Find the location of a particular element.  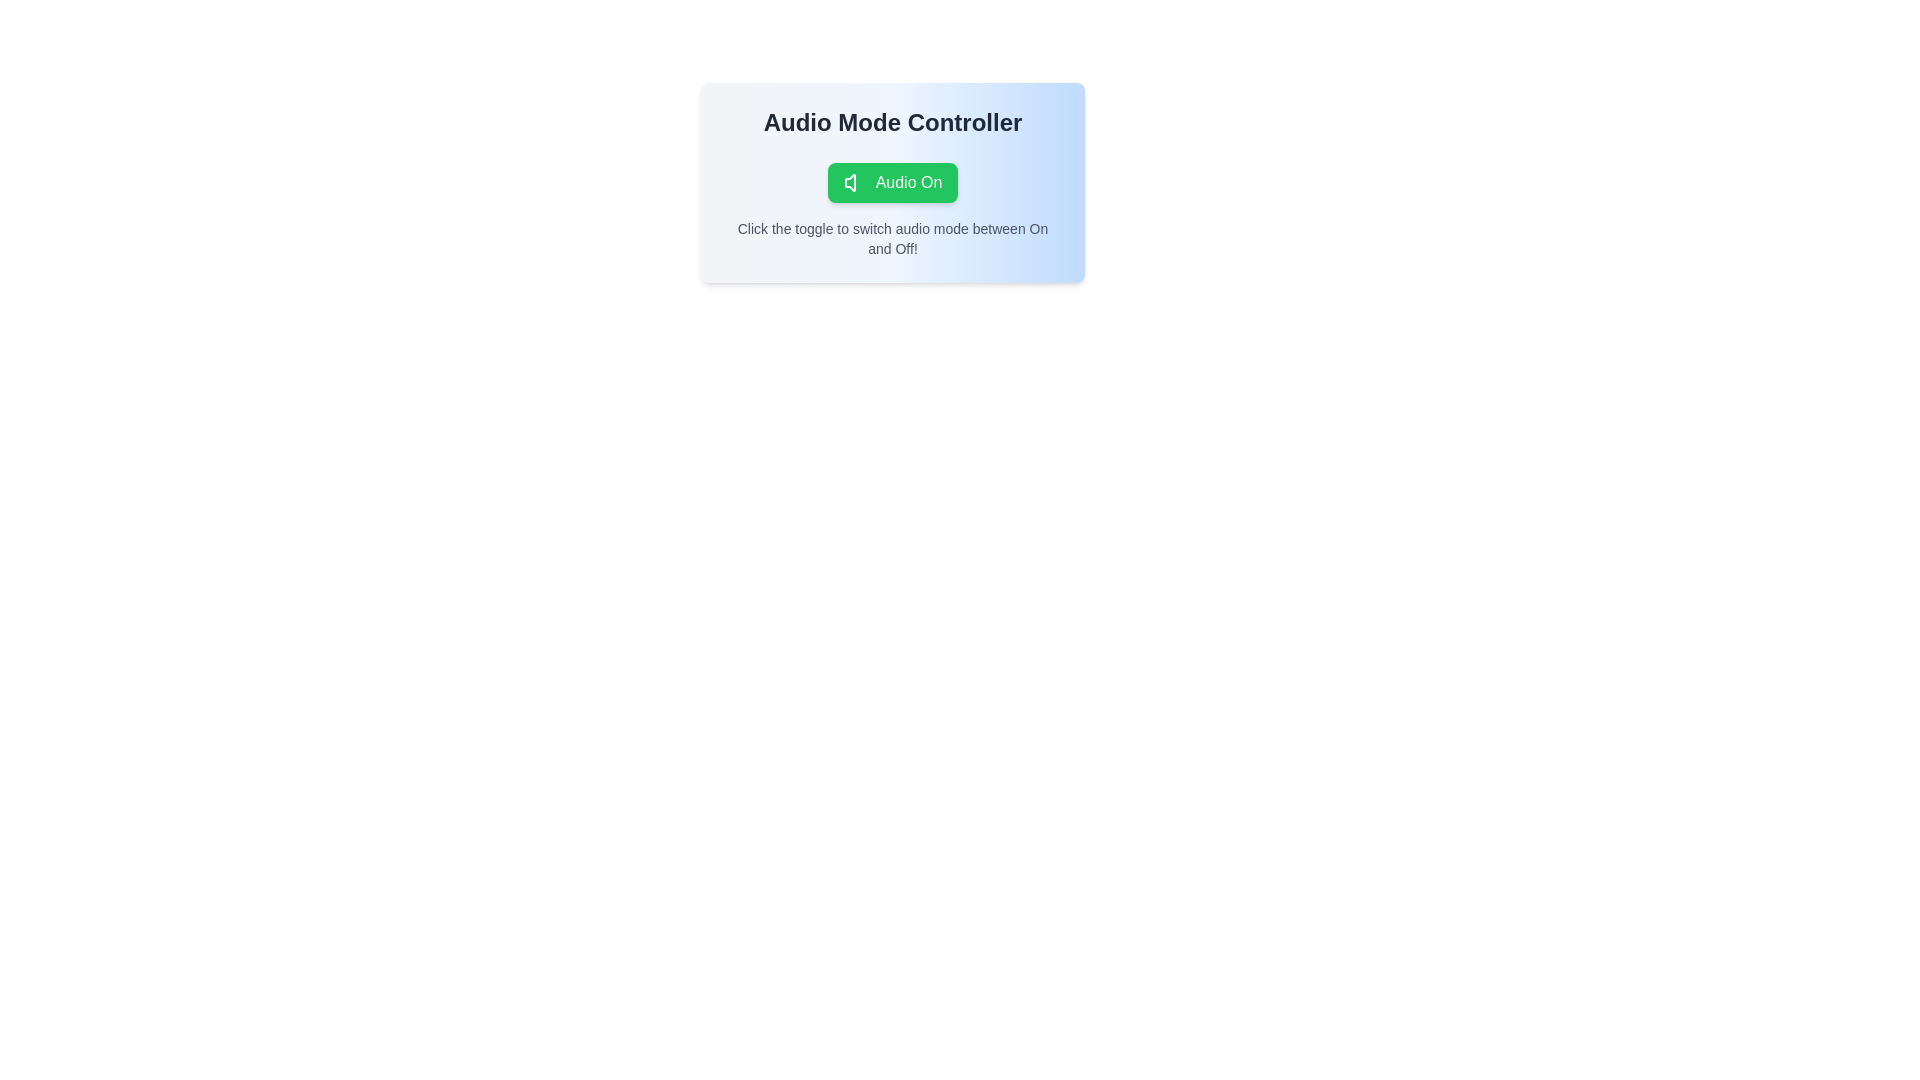

the center of the button to toggle the audio state is located at coordinates (891, 182).